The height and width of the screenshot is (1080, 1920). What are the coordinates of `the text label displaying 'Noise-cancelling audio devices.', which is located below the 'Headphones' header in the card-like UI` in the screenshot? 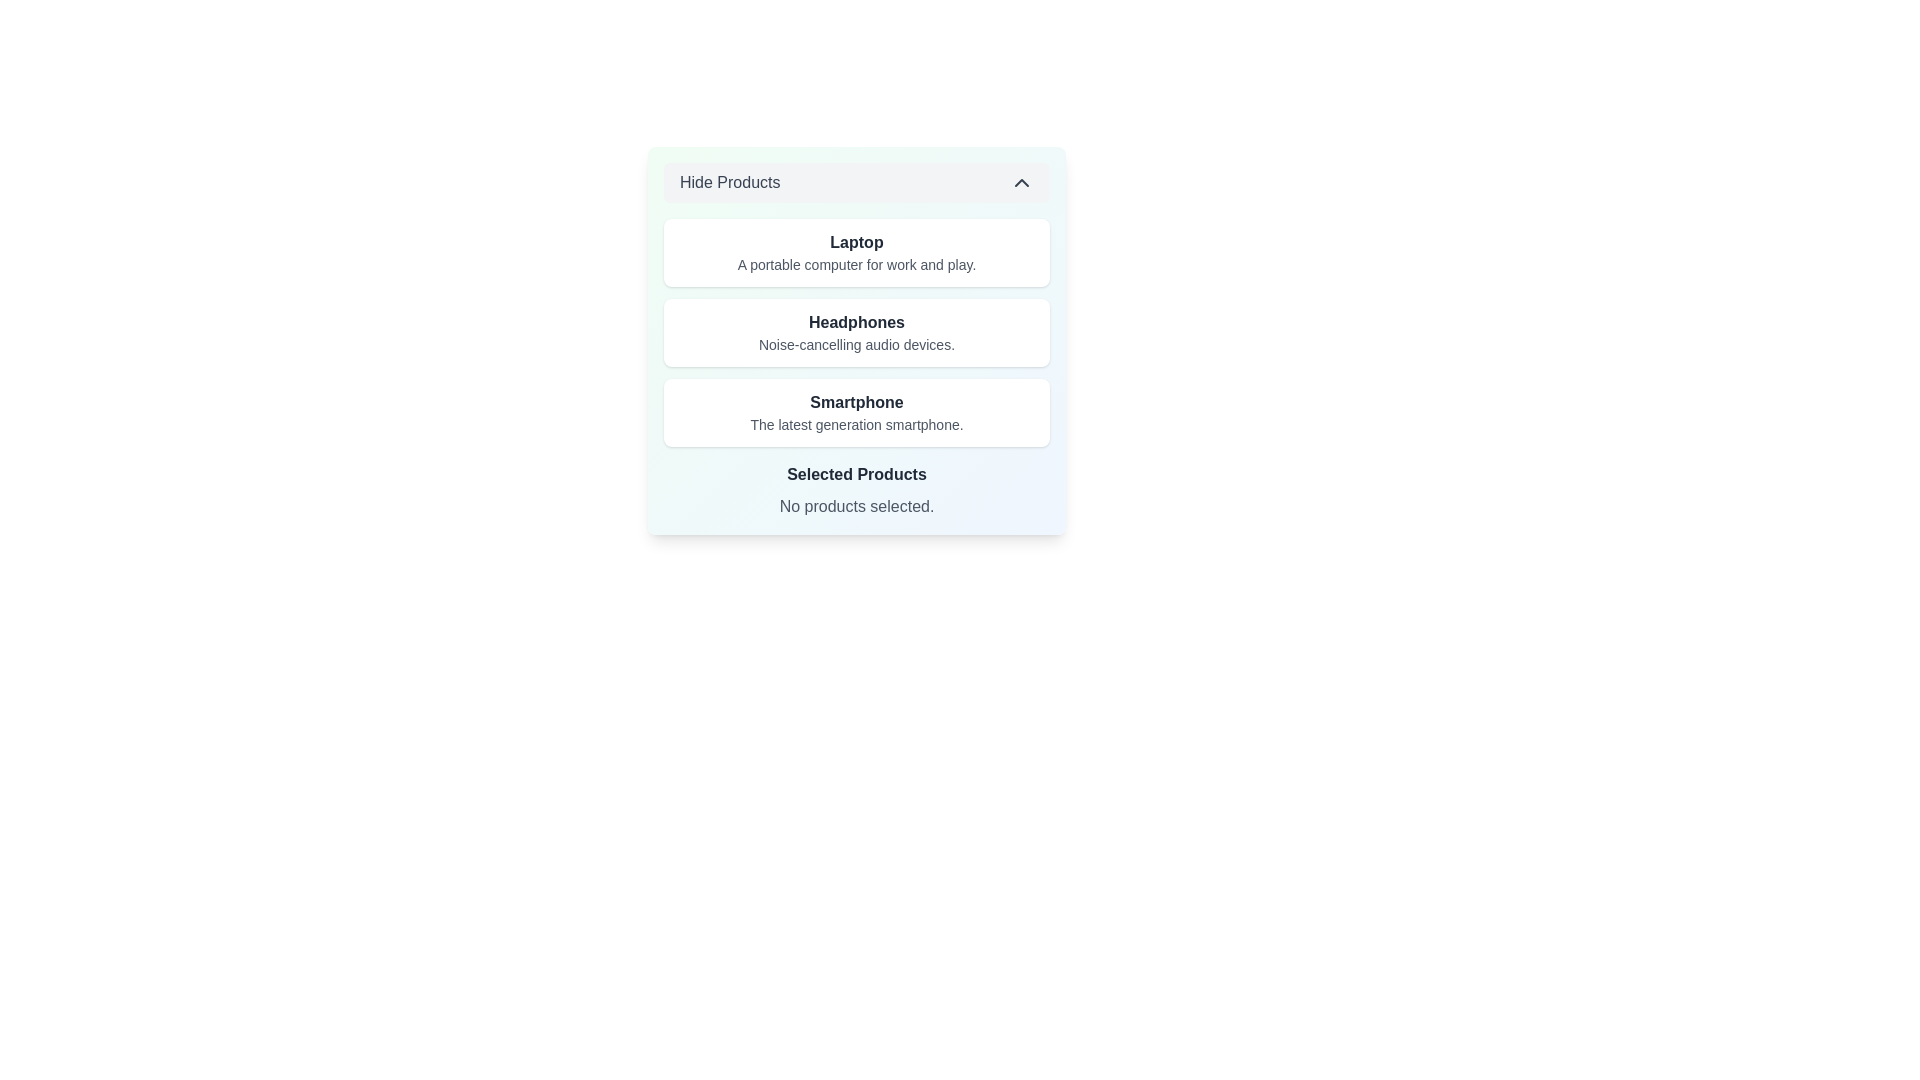 It's located at (857, 343).